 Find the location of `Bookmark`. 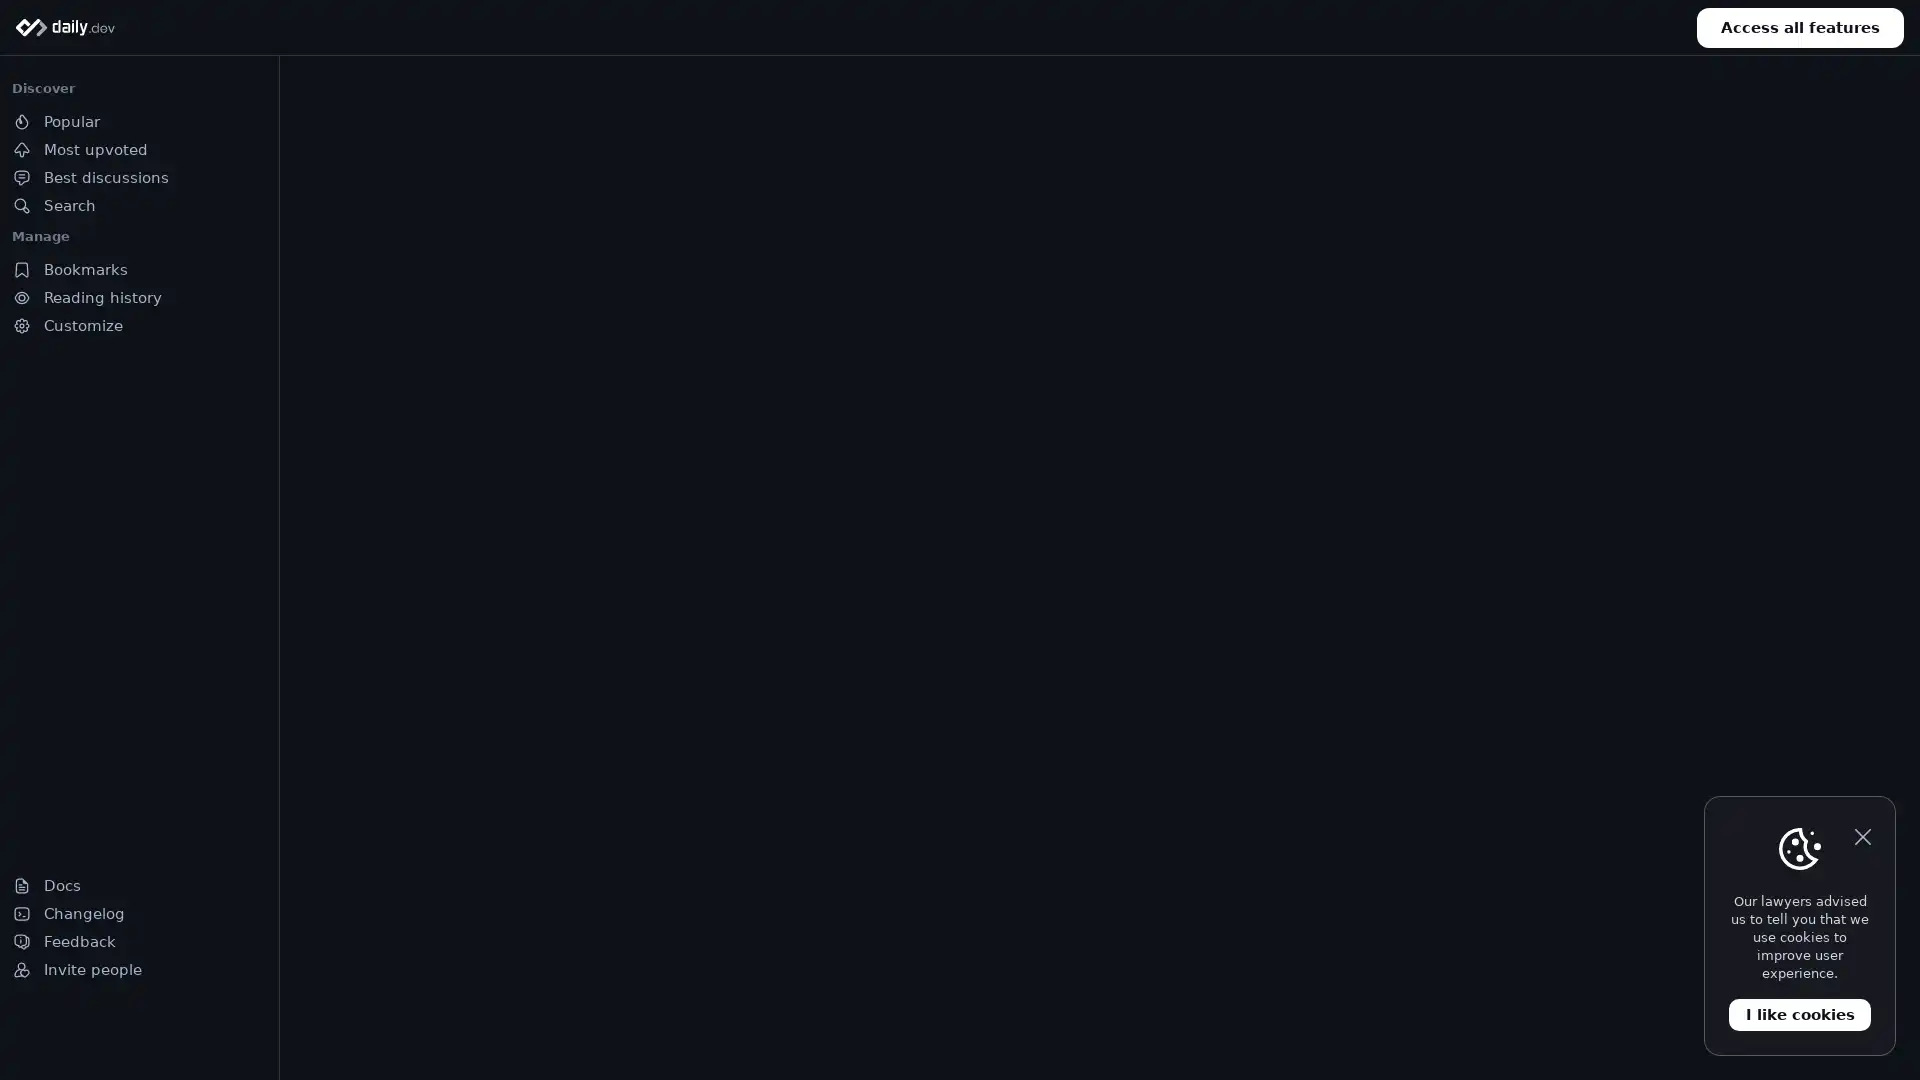

Bookmark is located at coordinates (1038, 559).